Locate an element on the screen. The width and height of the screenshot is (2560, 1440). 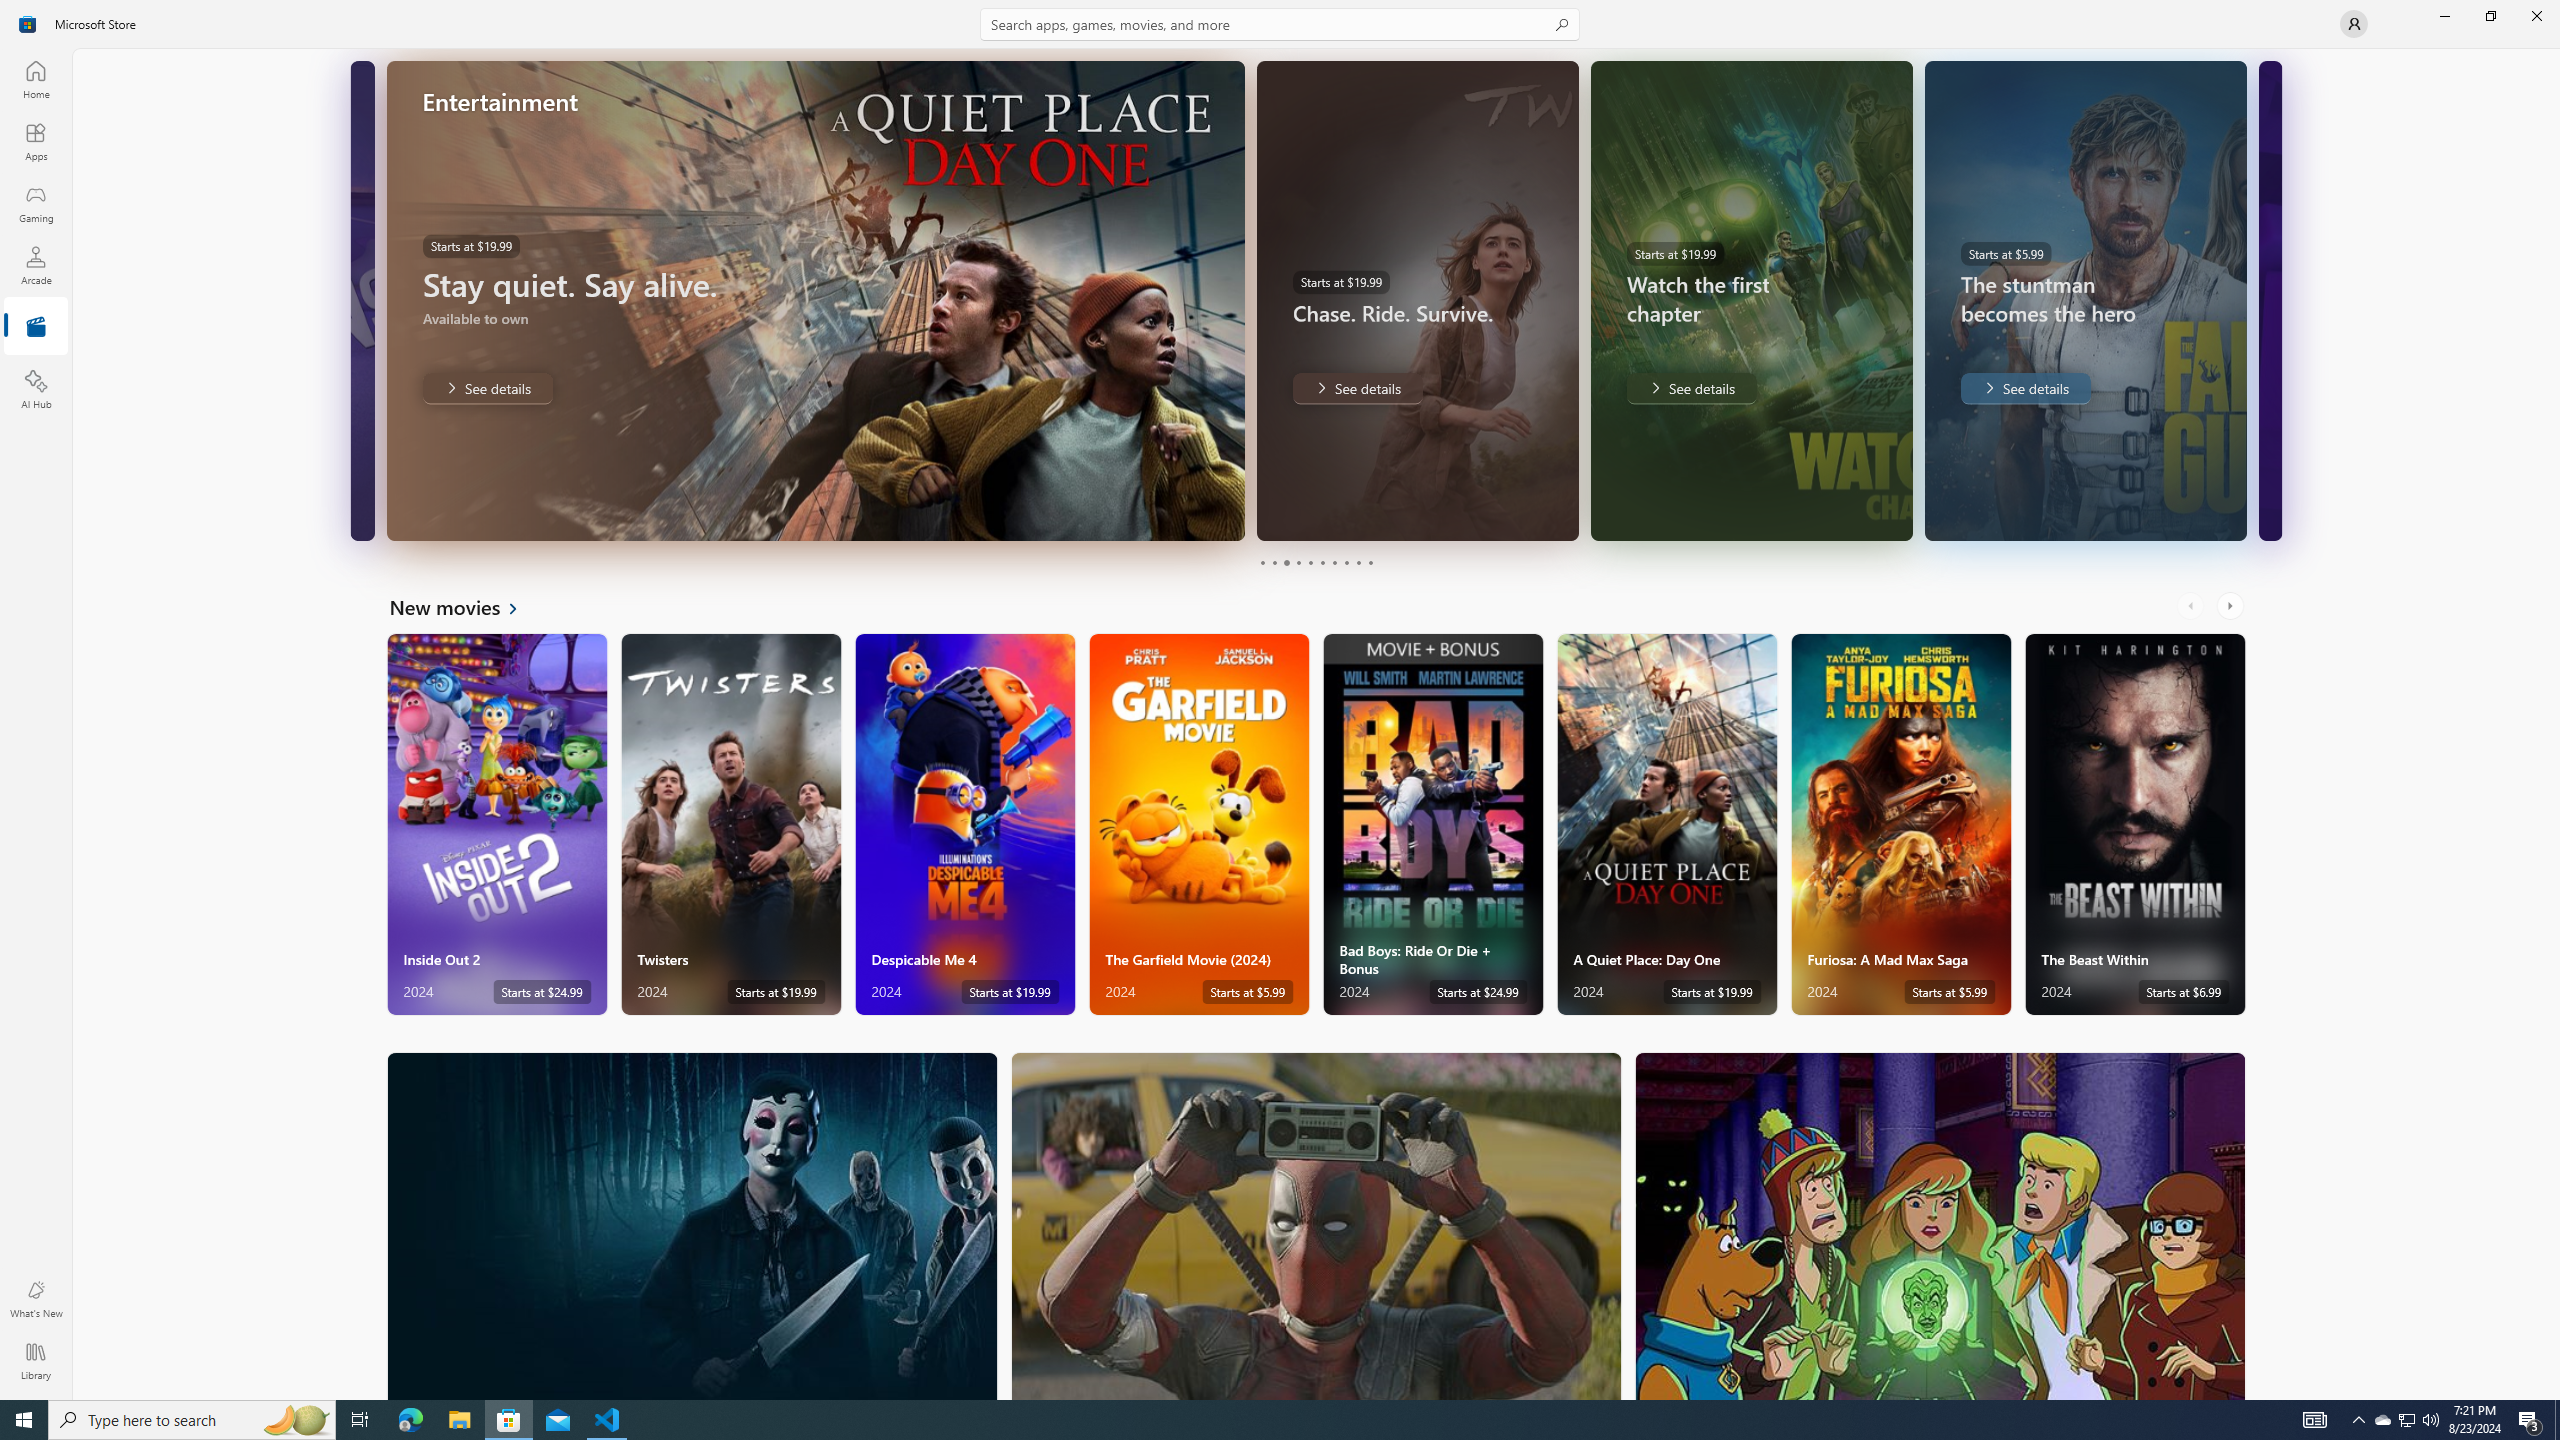
'Page 3' is located at coordinates (1285, 562).